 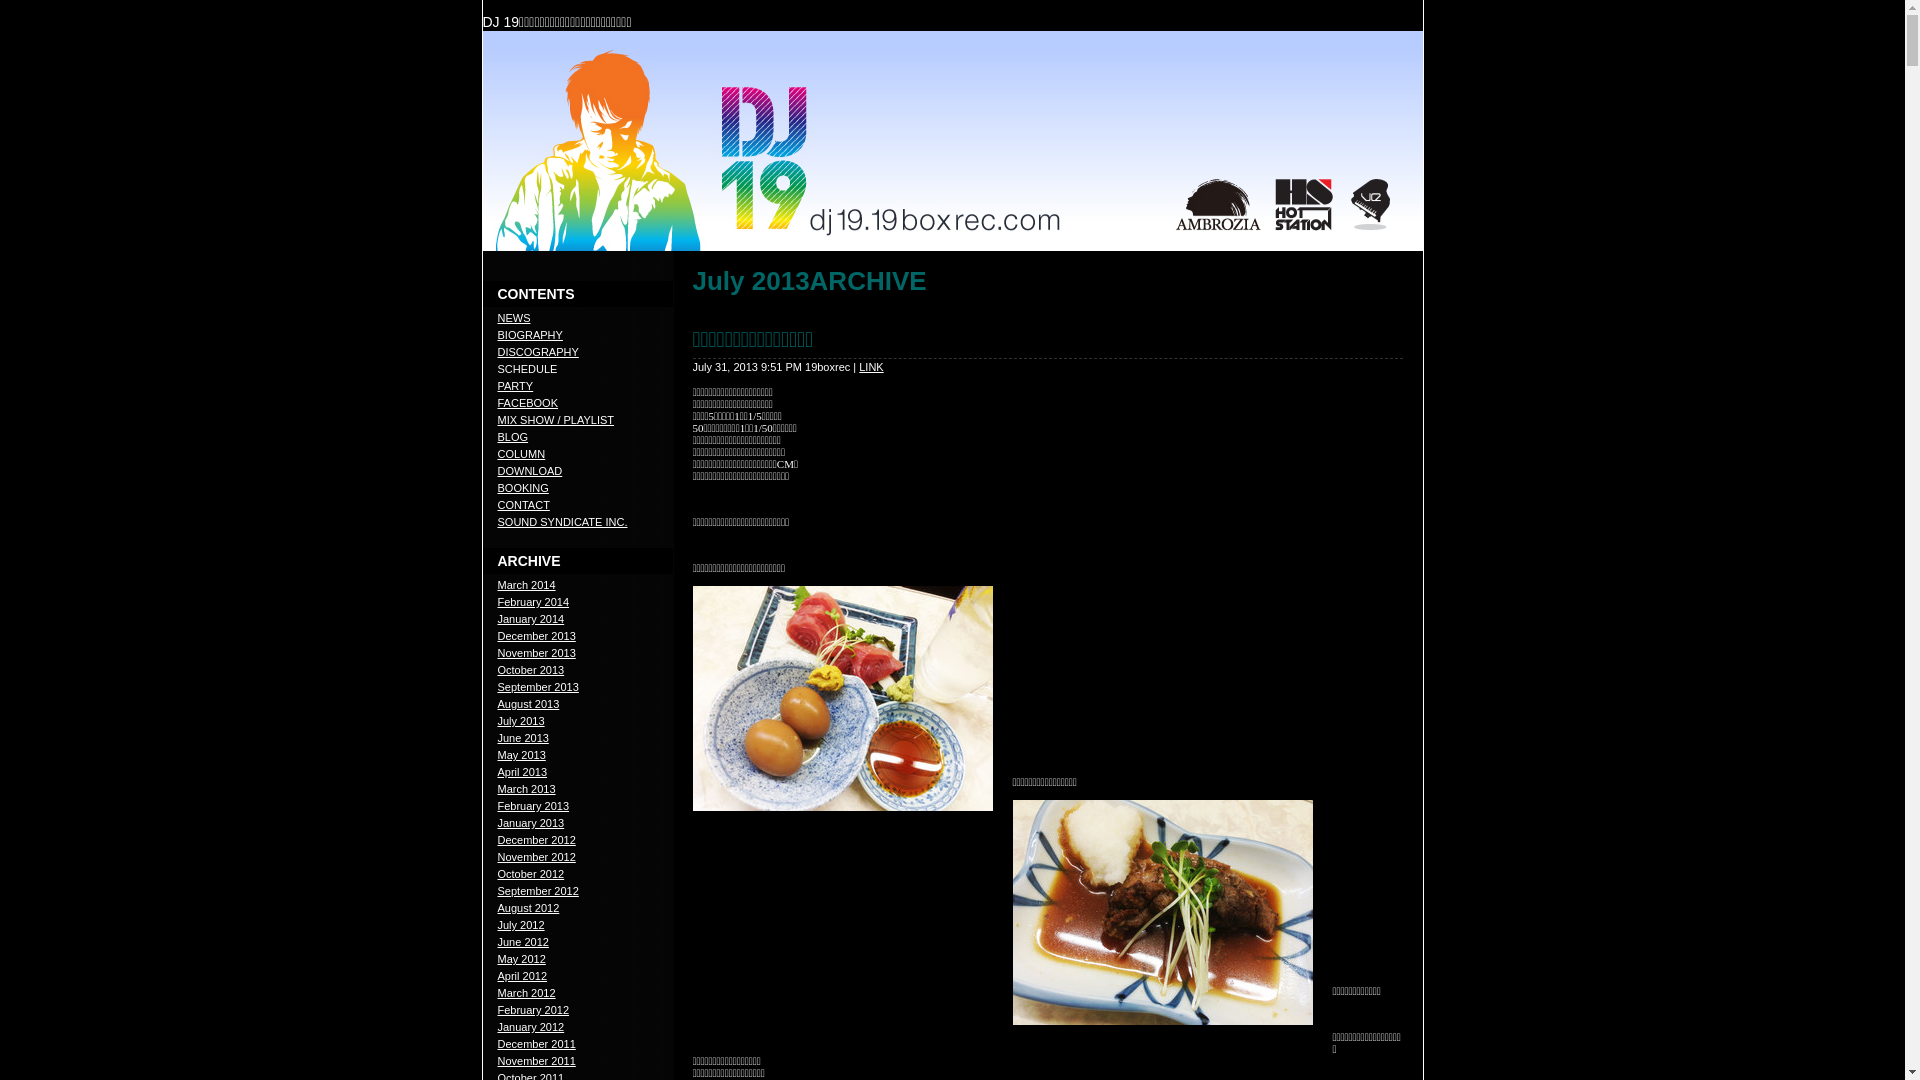 What do you see at coordinates (514, 316) in the screenshot?
I see `'NEWS'` at bounding box center [514, 316].